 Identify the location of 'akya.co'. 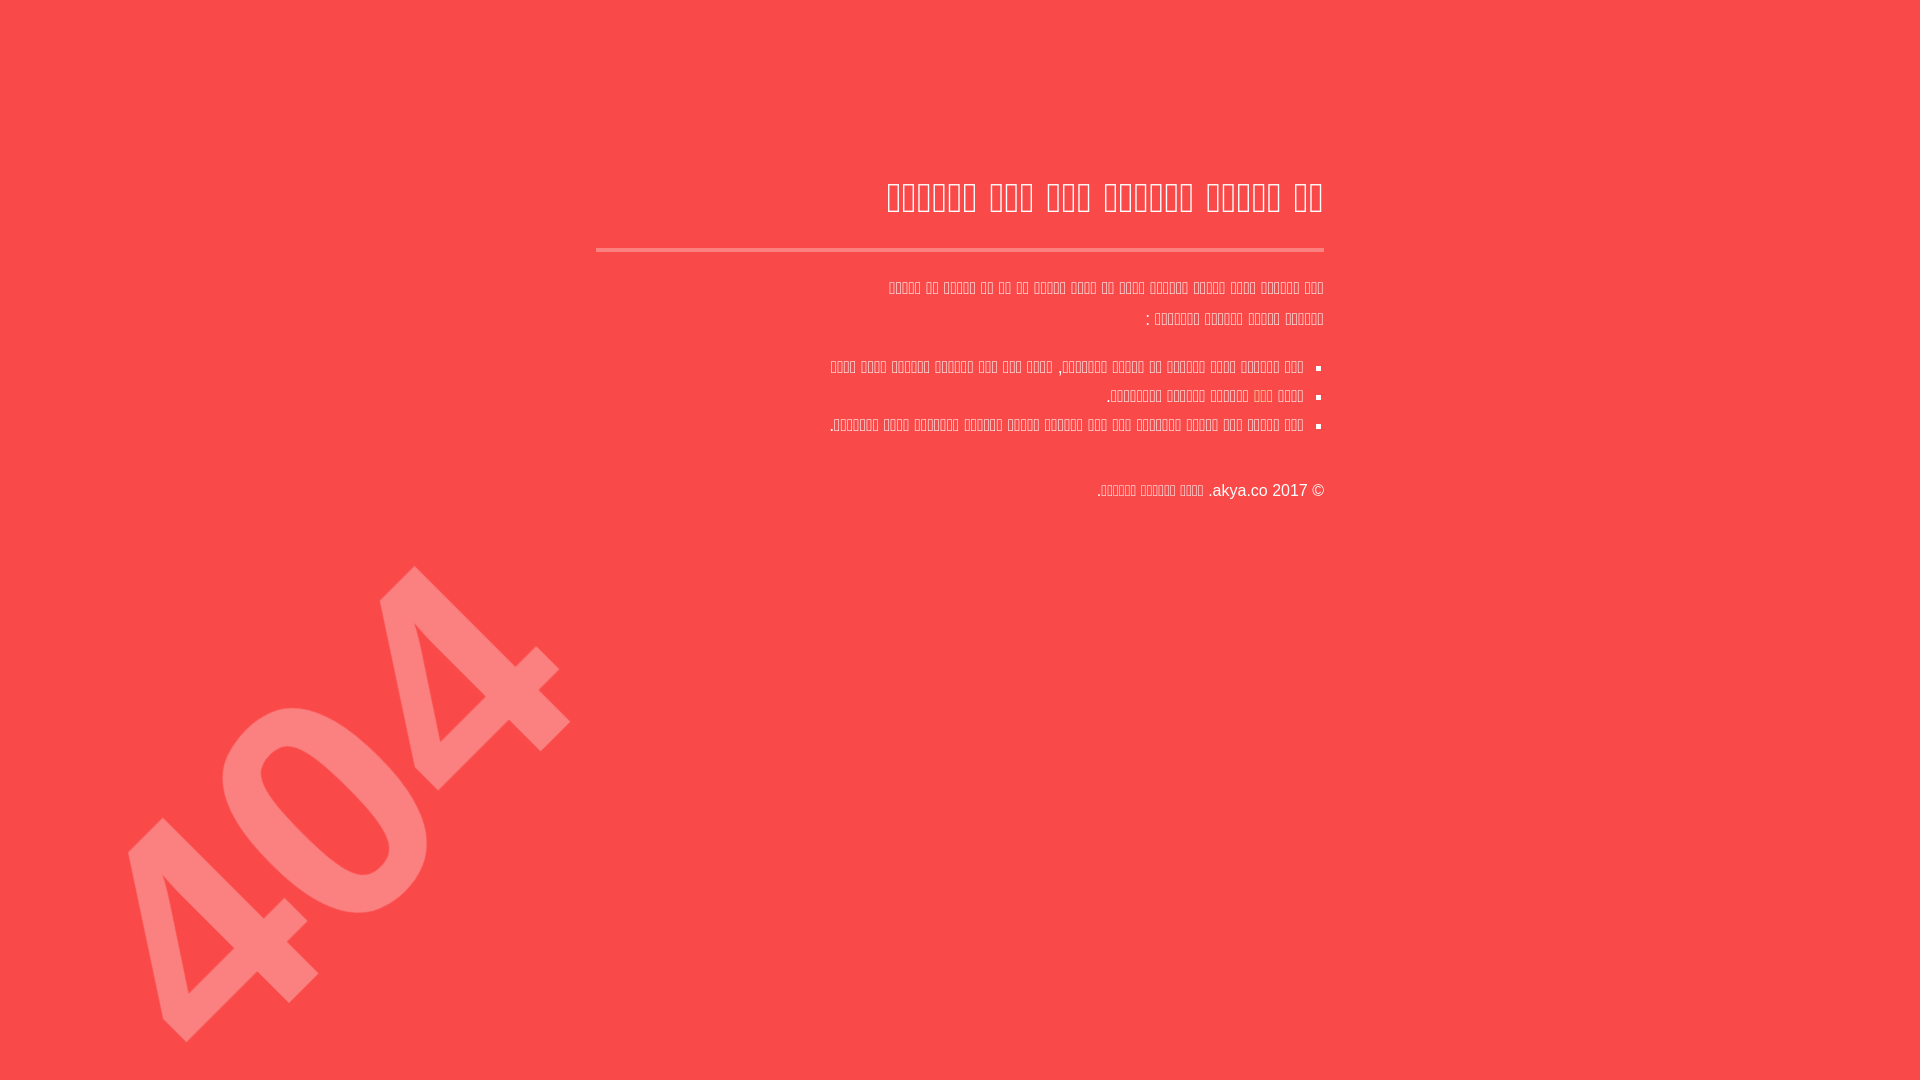
(1239, 490).